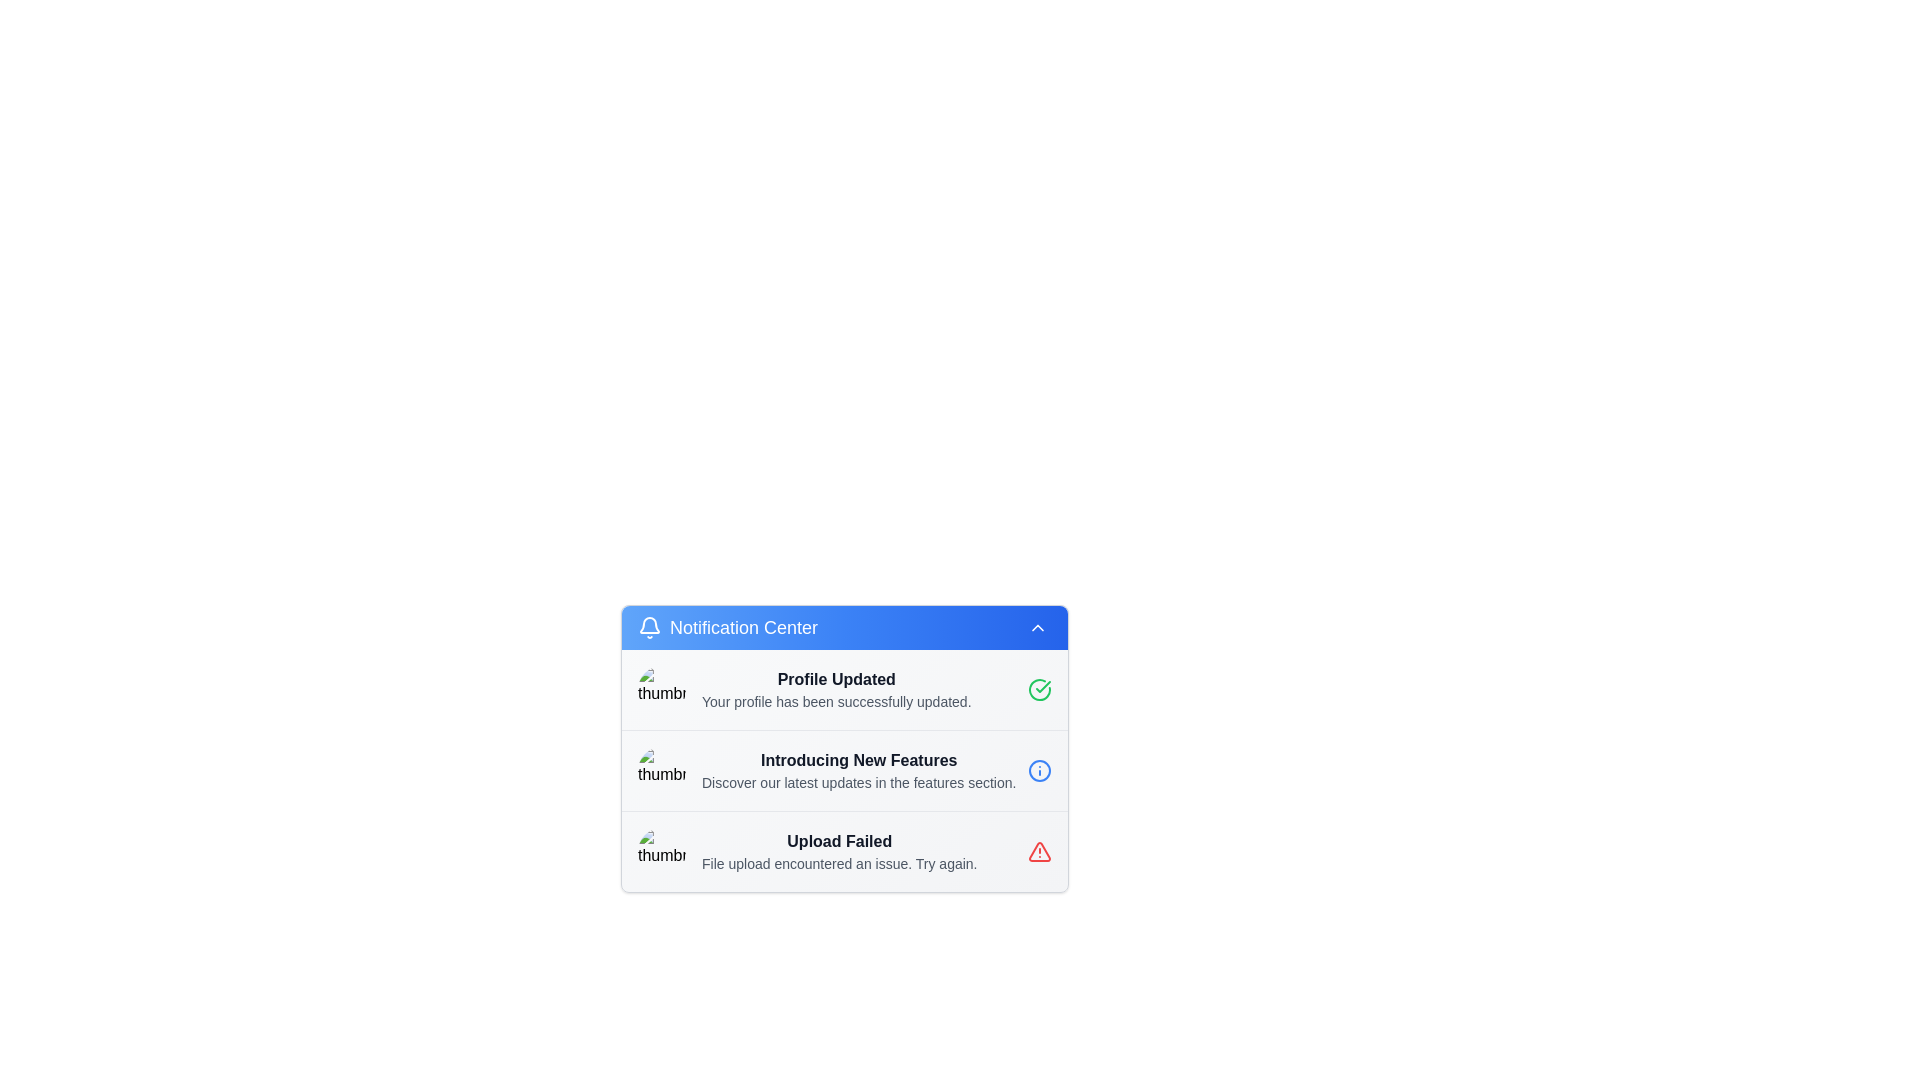  What do you see at coordinates (844, 769) in the screenshot?
I see `the Notification item that informs the user about new features and updates, positioned between 'Profile Updated' and 'Upload Failed'` at bounding box center [844, 769].